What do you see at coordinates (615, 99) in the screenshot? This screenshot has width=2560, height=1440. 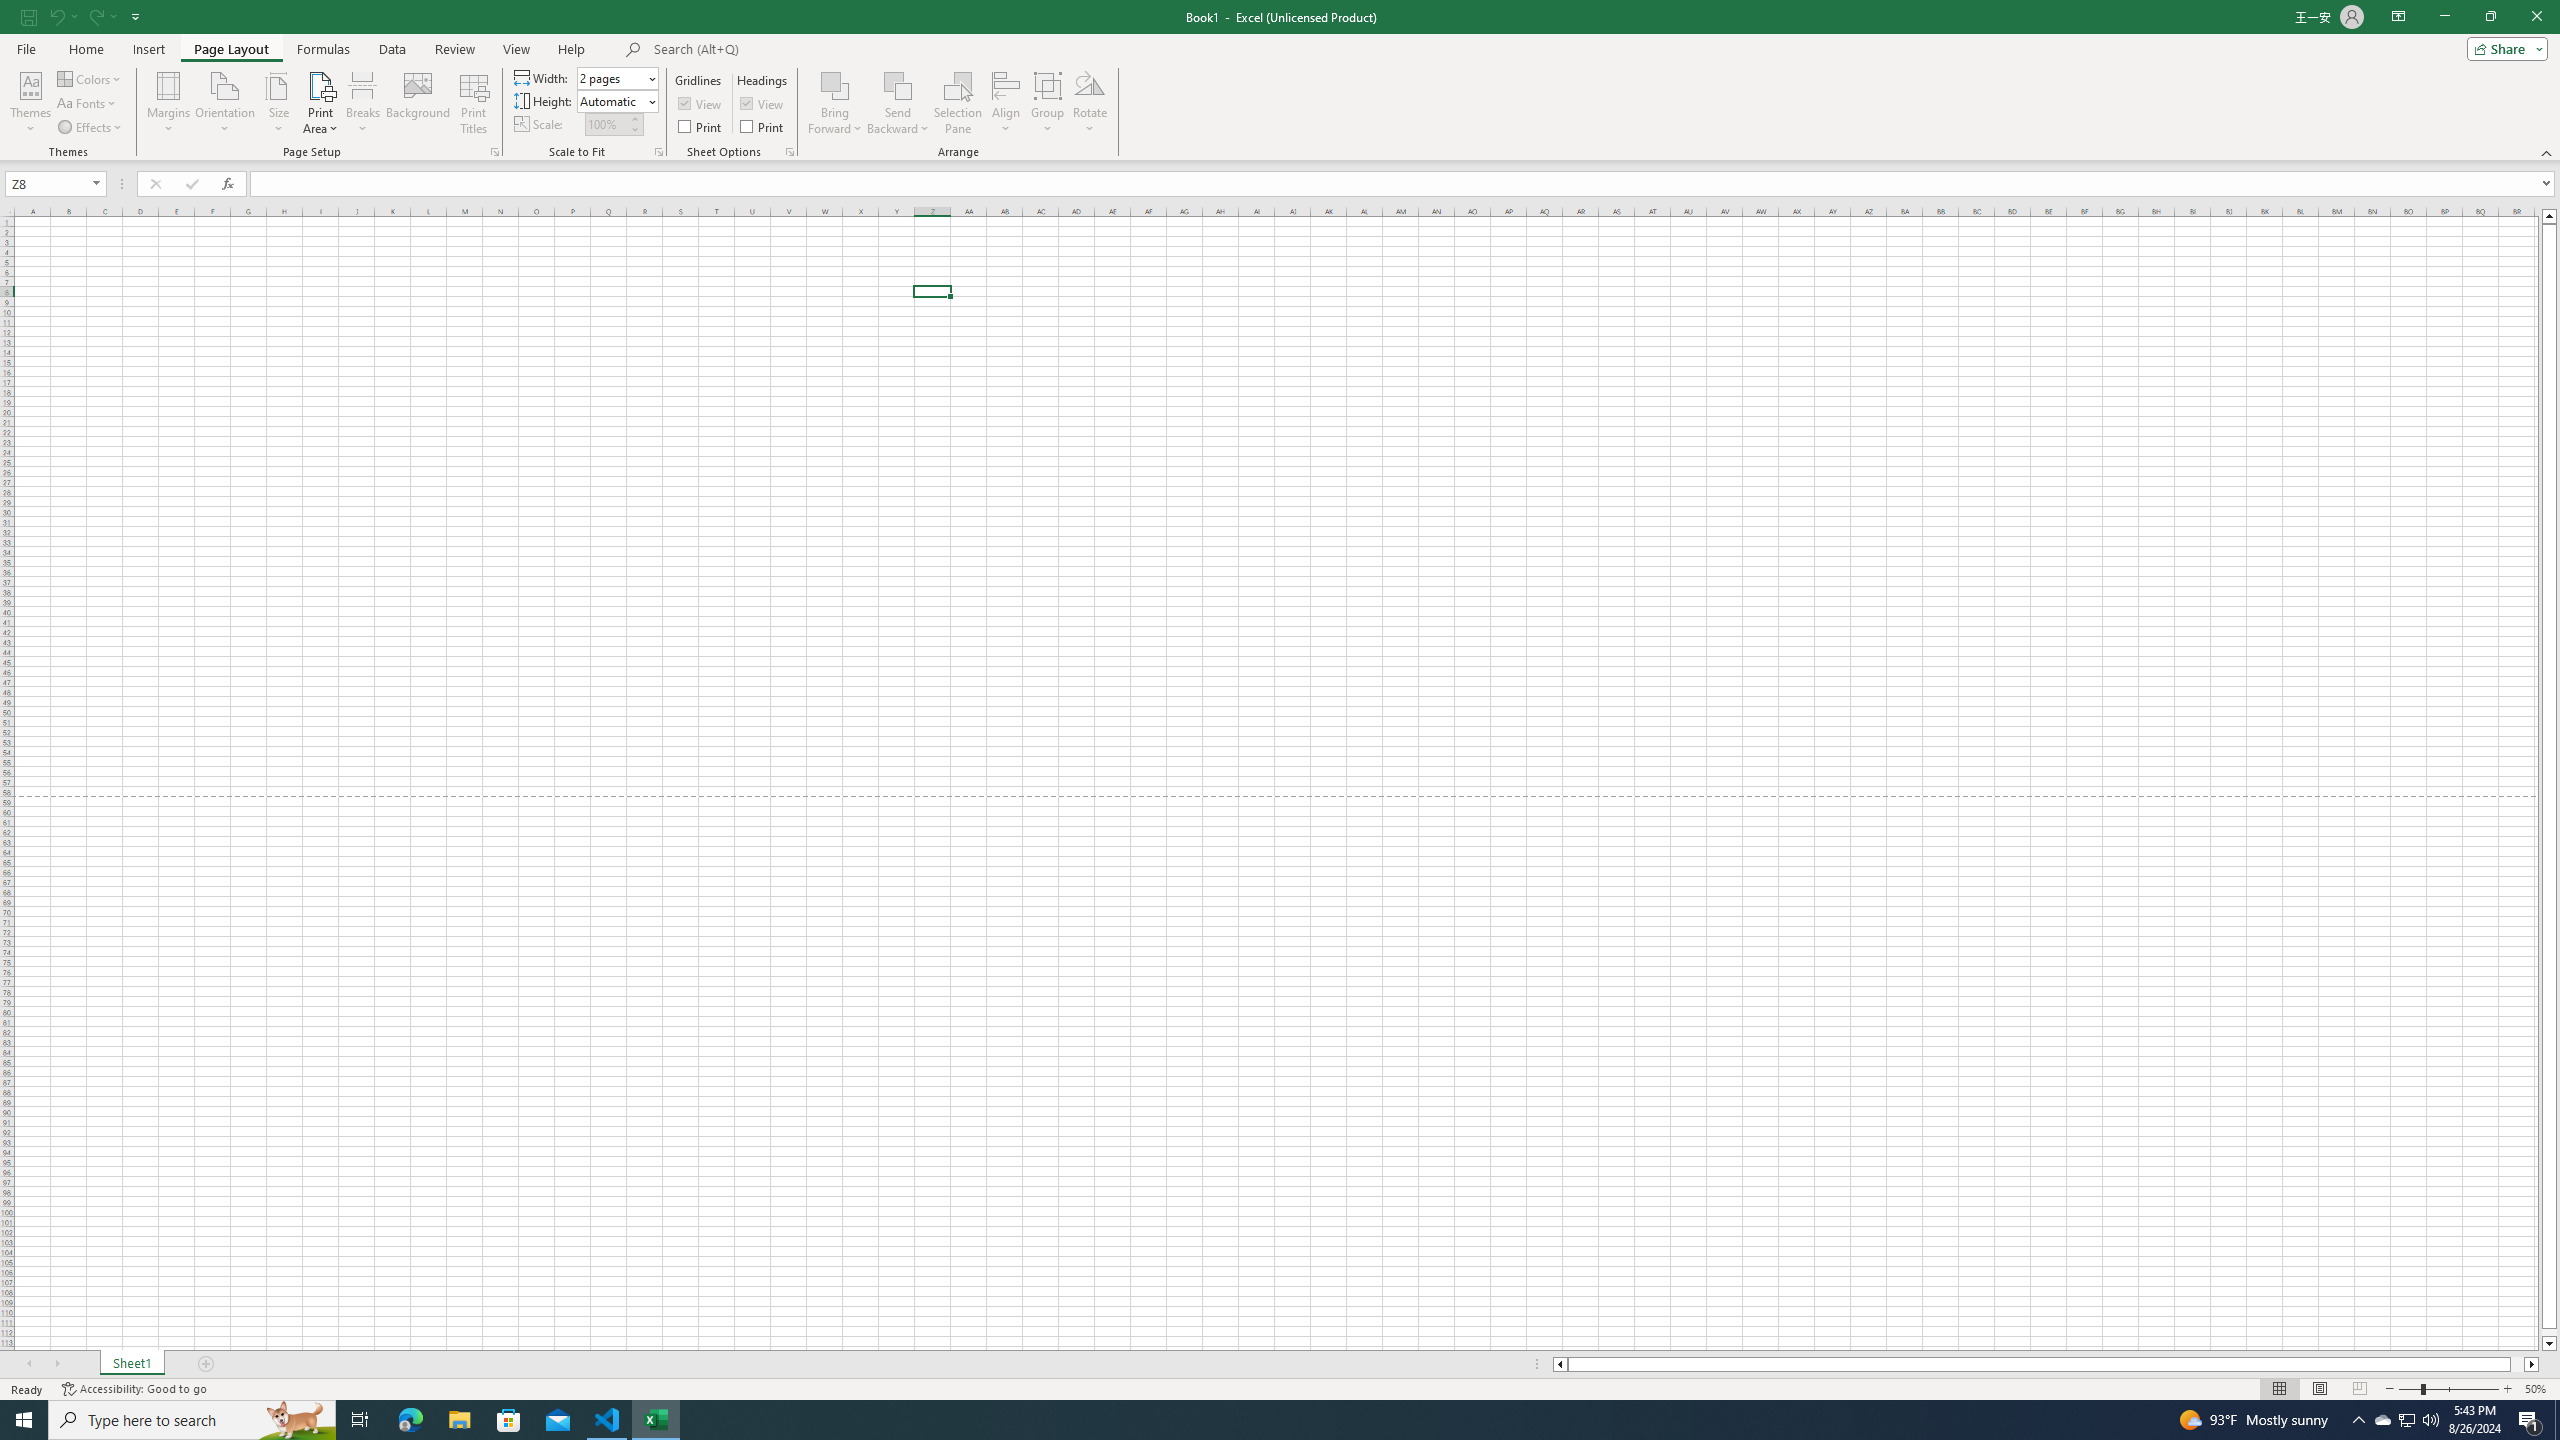 I see `'Height'` at bounding box center [615, 99].